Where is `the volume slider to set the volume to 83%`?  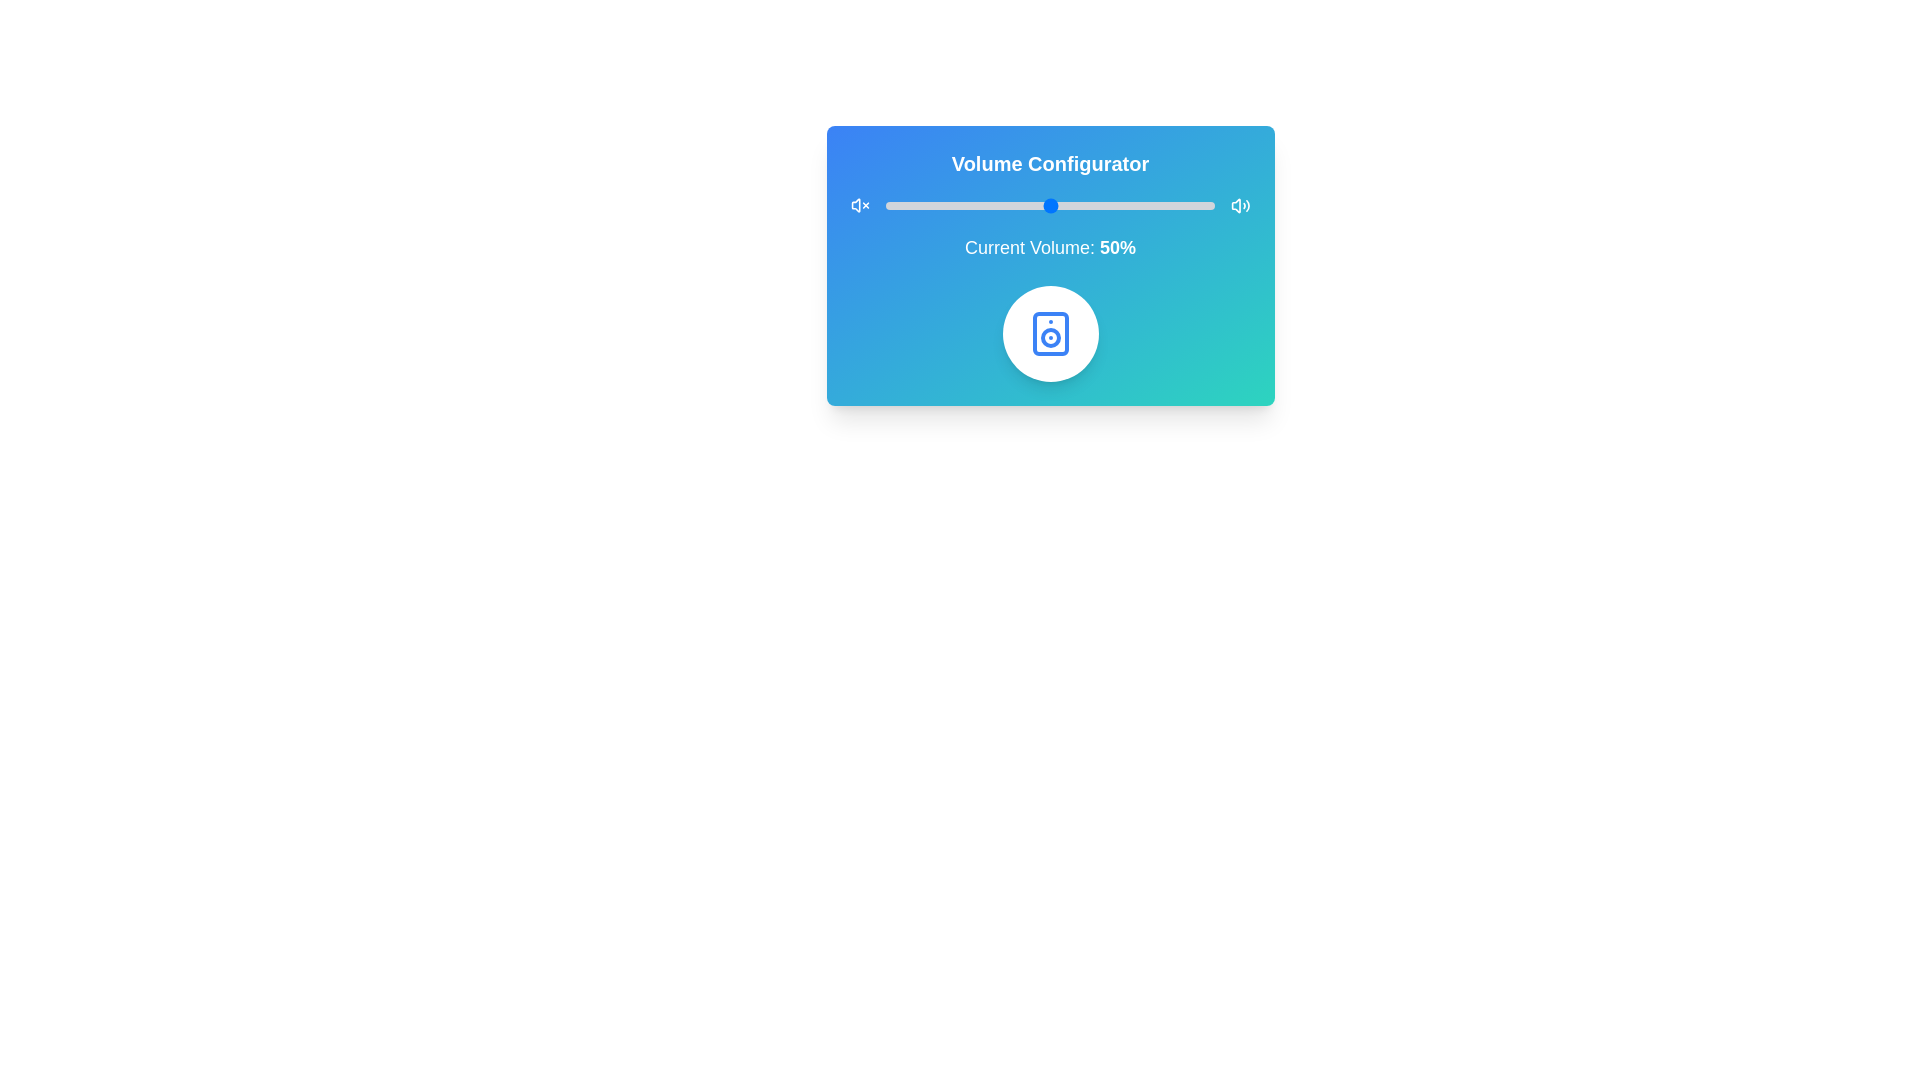
the volume slider to set the volume to 83% is located at coordinates (1158, 205).